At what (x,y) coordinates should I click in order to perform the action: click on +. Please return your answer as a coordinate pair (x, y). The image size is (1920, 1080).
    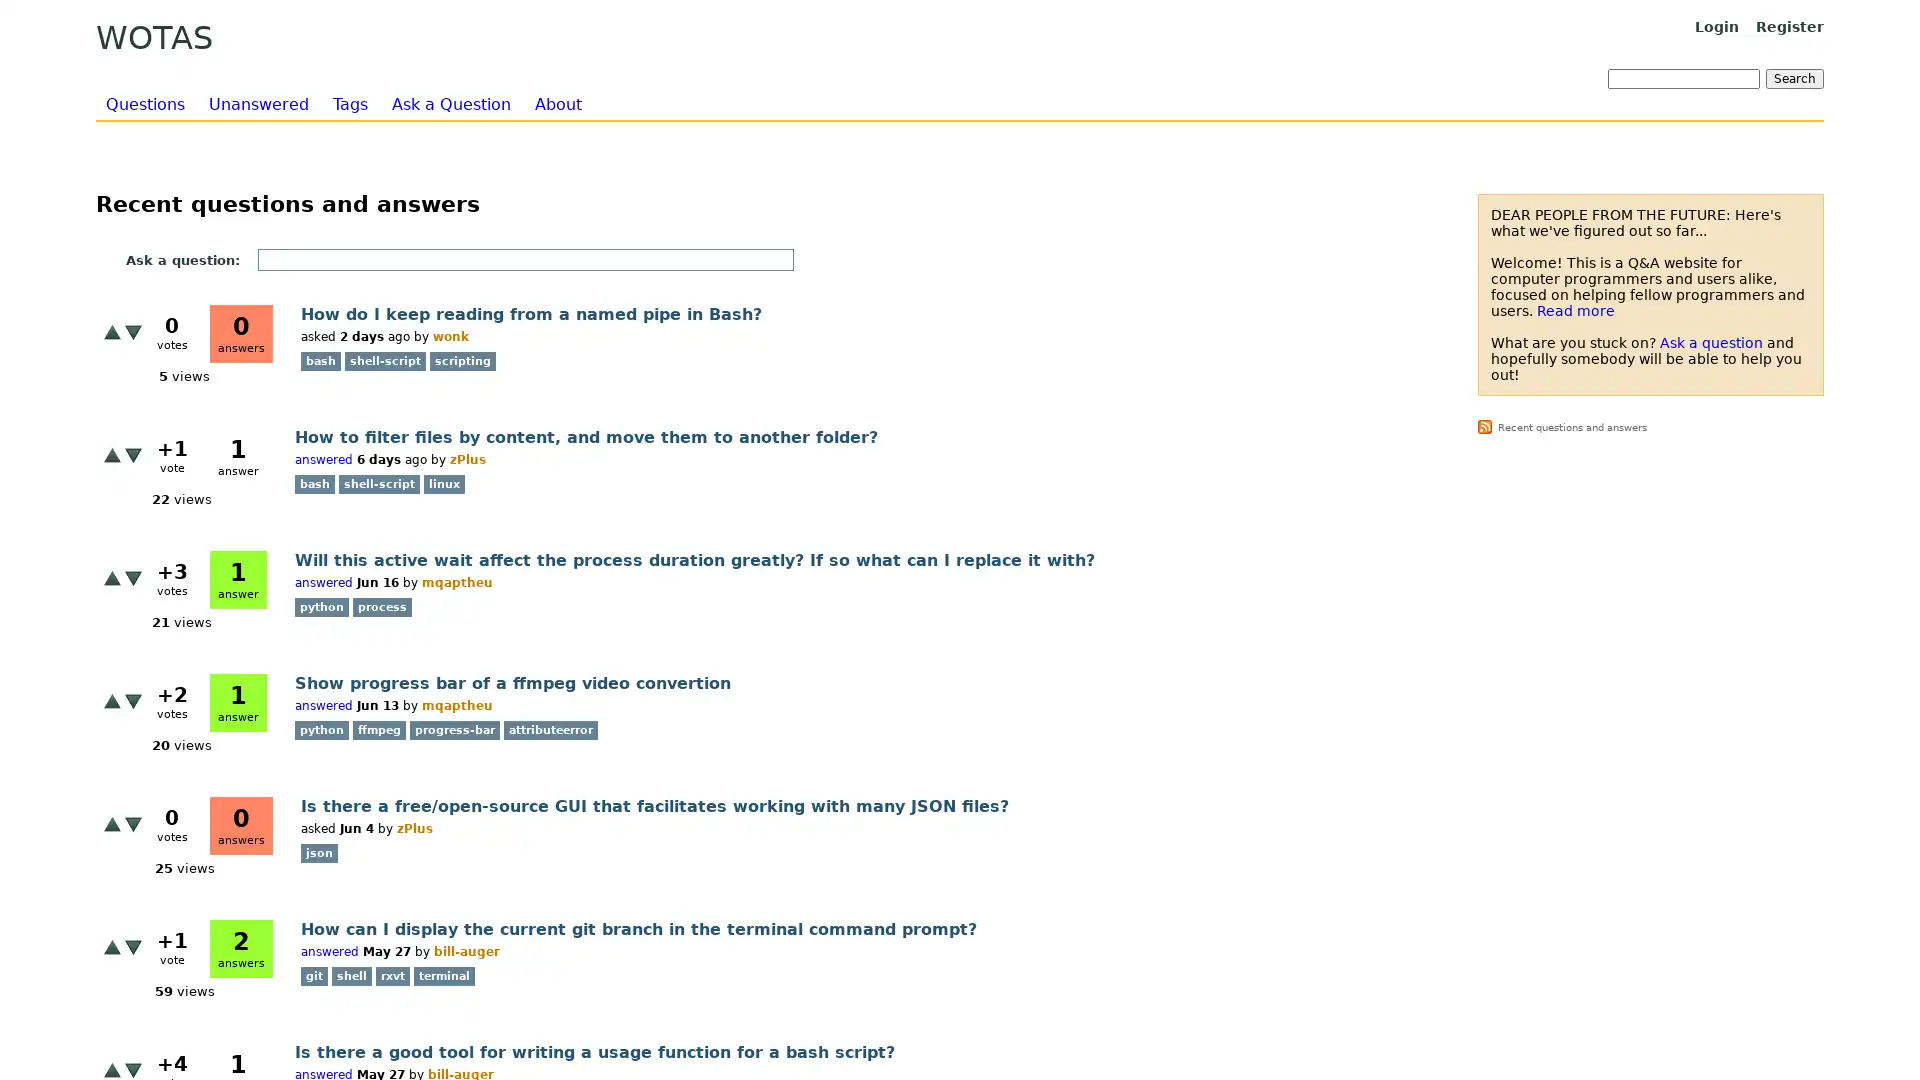
    Looking at the image, I should click on (111, 946).